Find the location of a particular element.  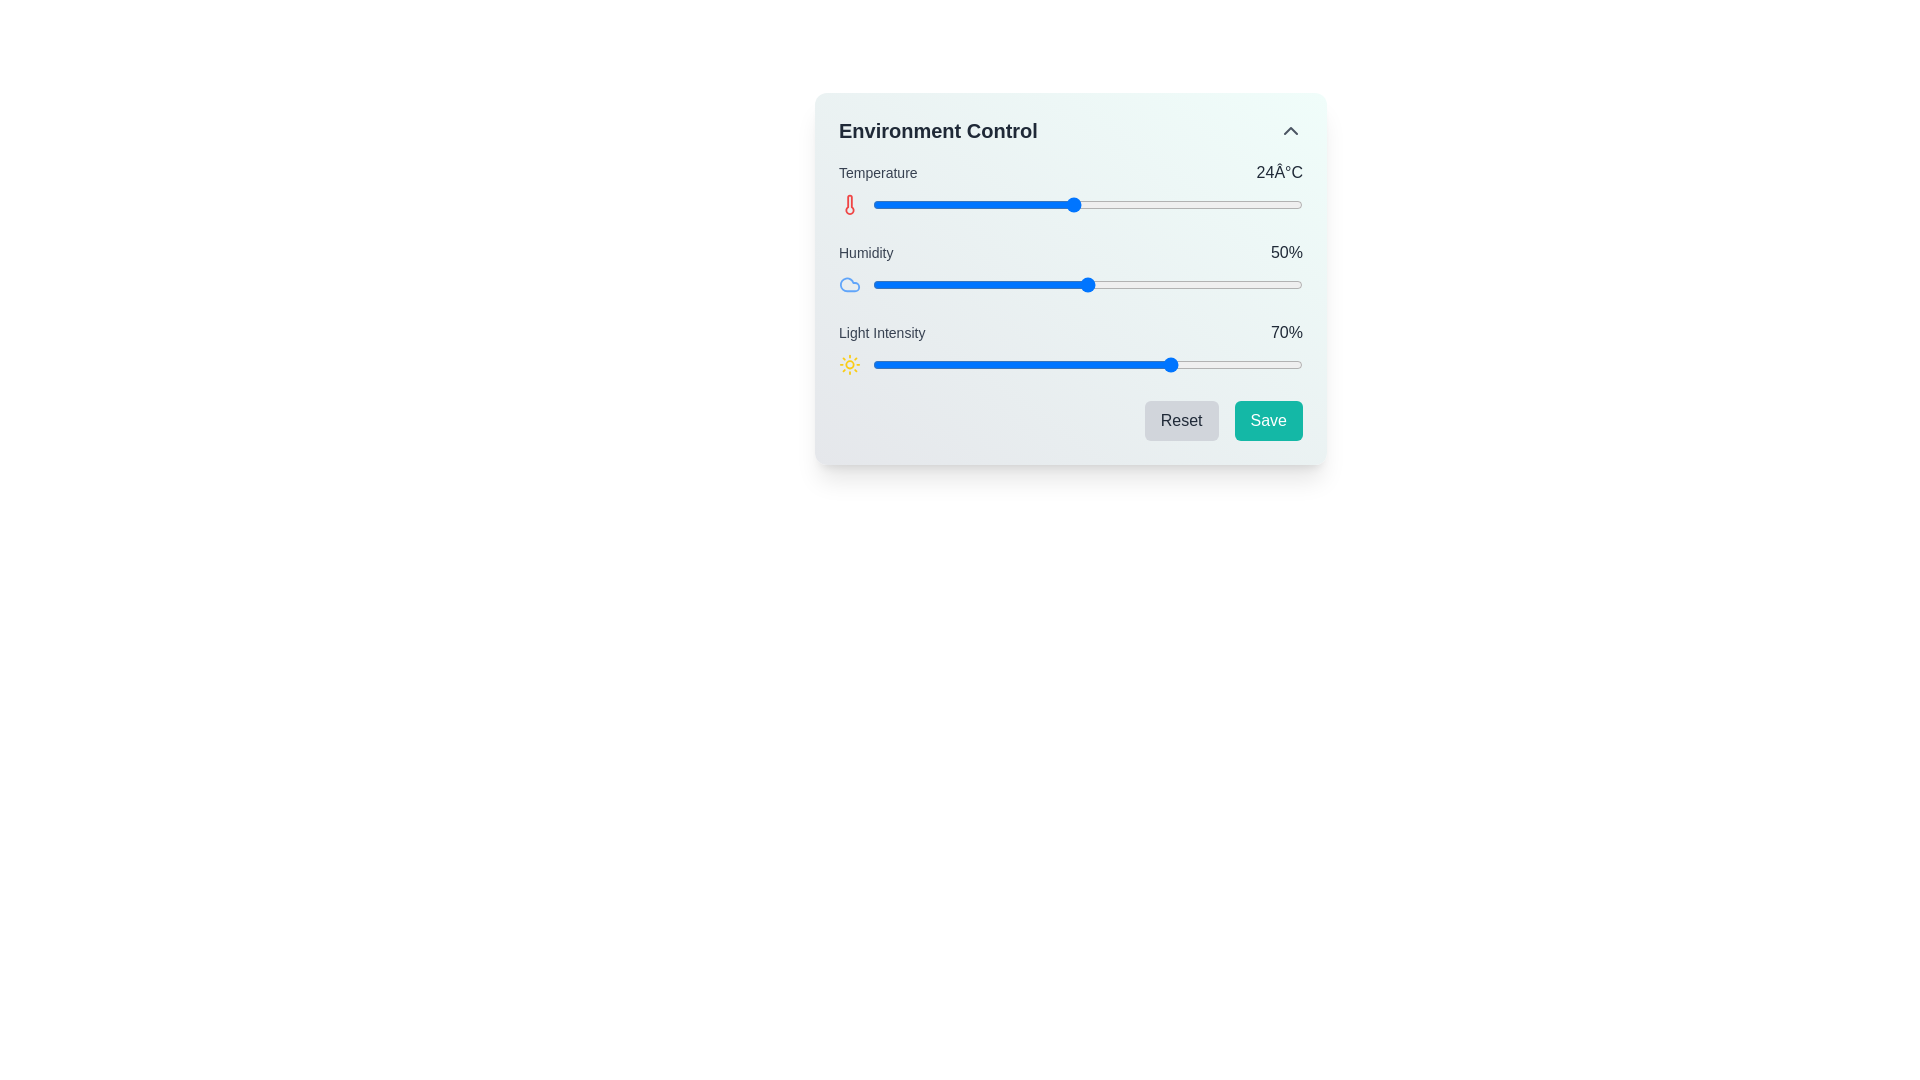

light intensity is located at coordinates (1174, 365).